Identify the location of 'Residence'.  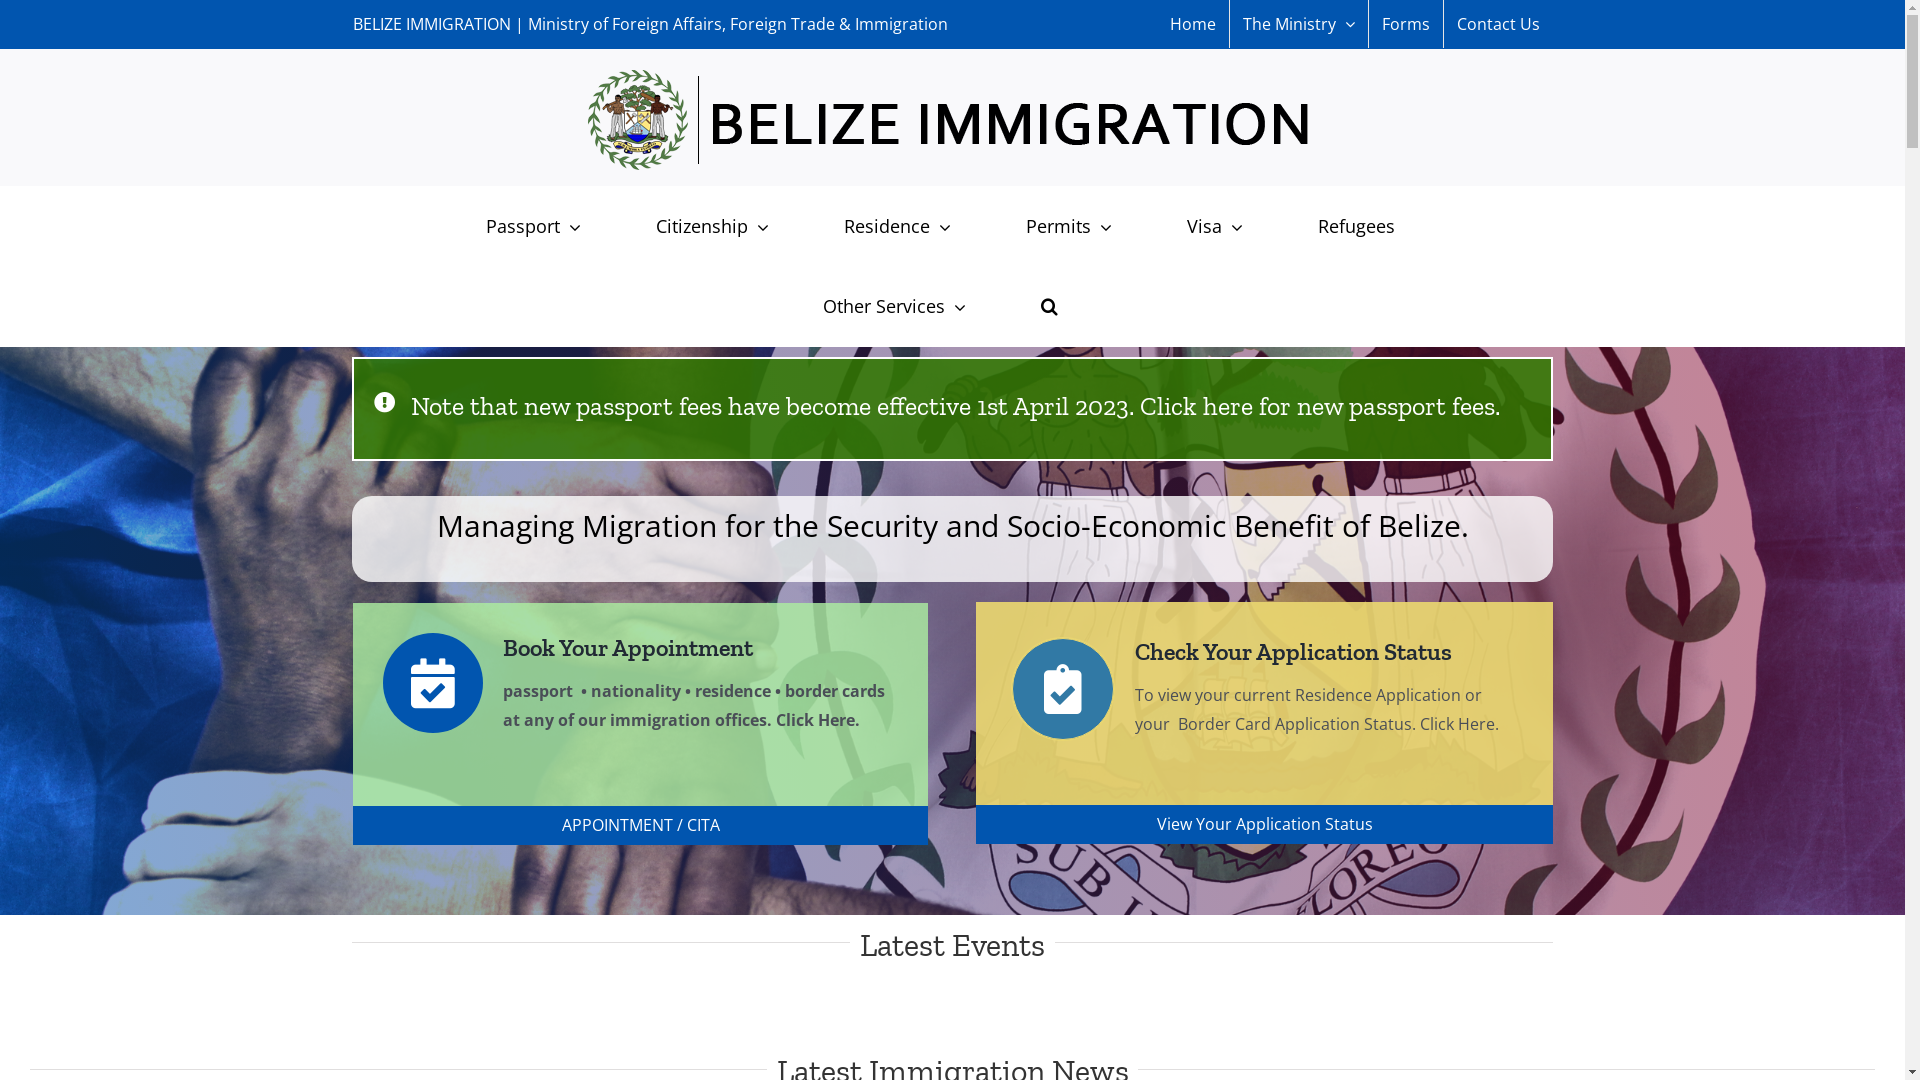
(895, 225).